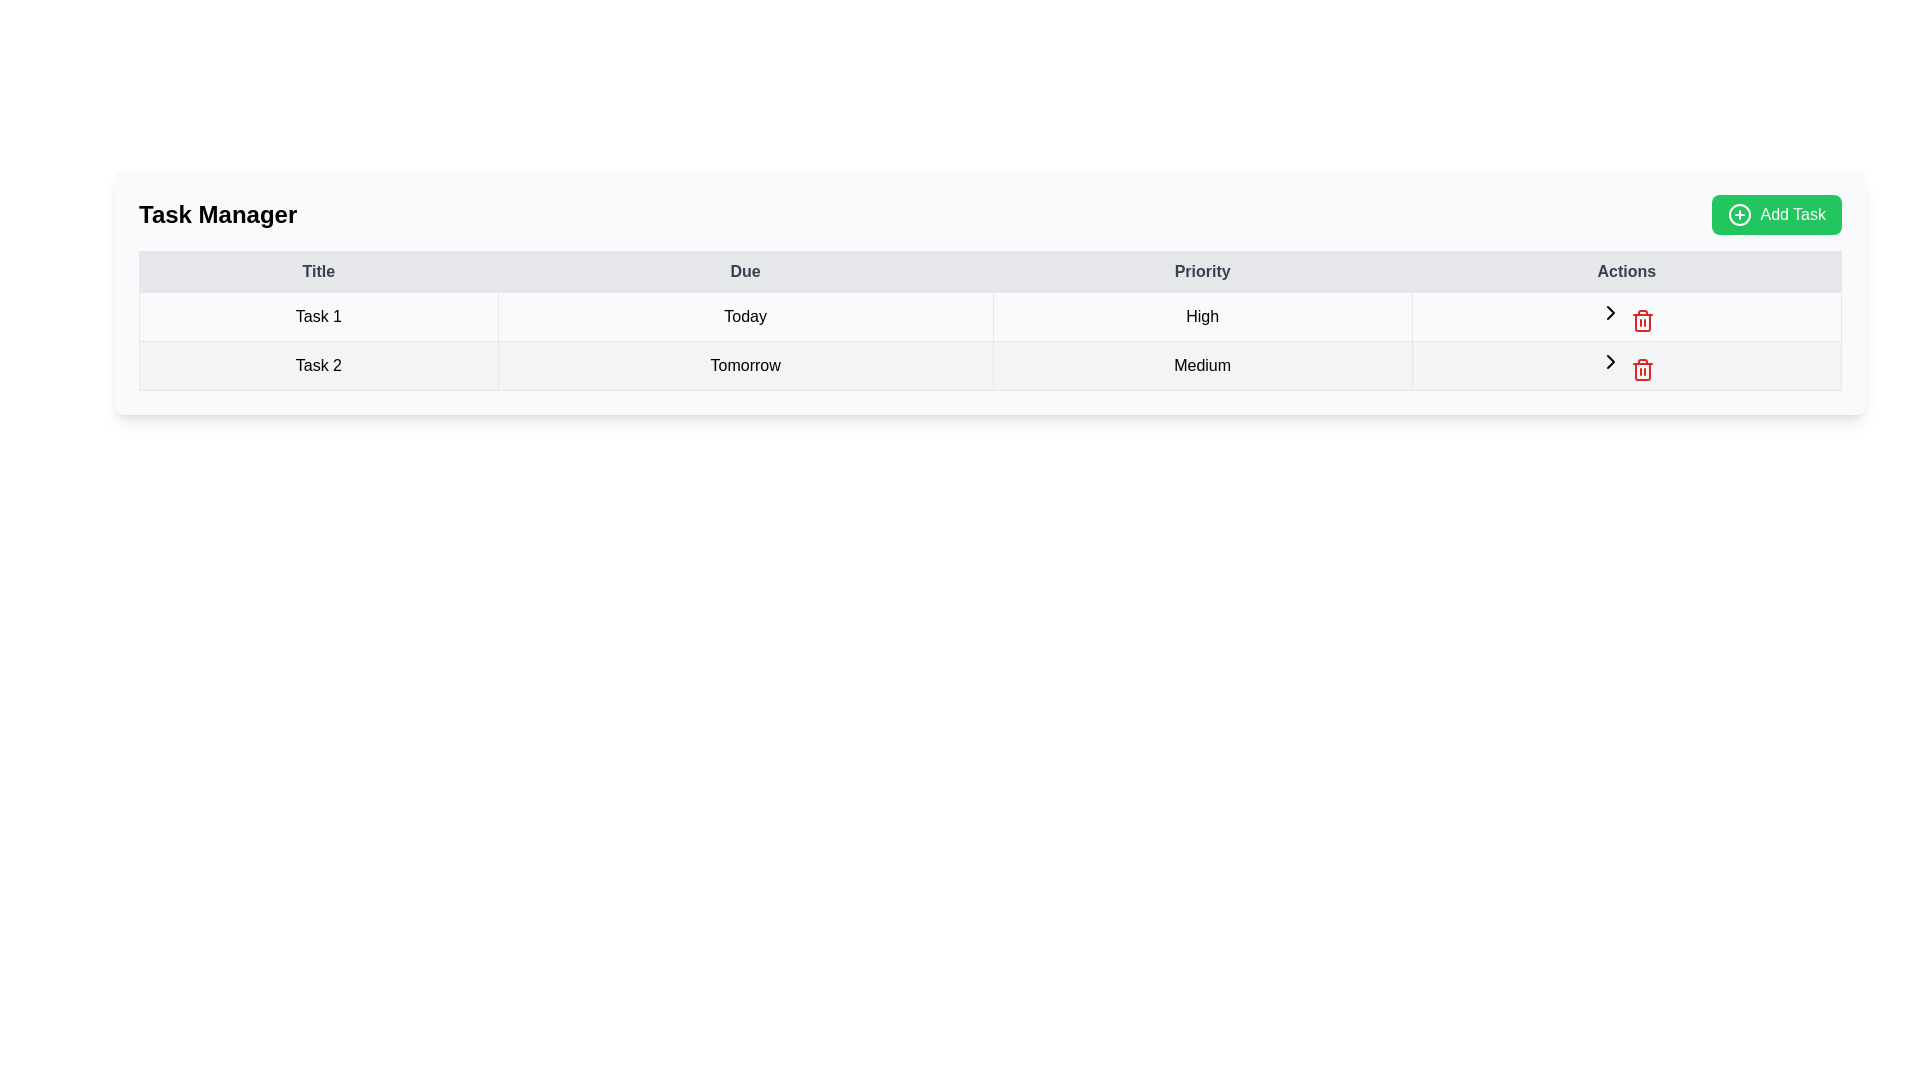  I want to click on the text label displaying 'Task 2' in the second row of the table under the 'Title' column, so click(317, 365).